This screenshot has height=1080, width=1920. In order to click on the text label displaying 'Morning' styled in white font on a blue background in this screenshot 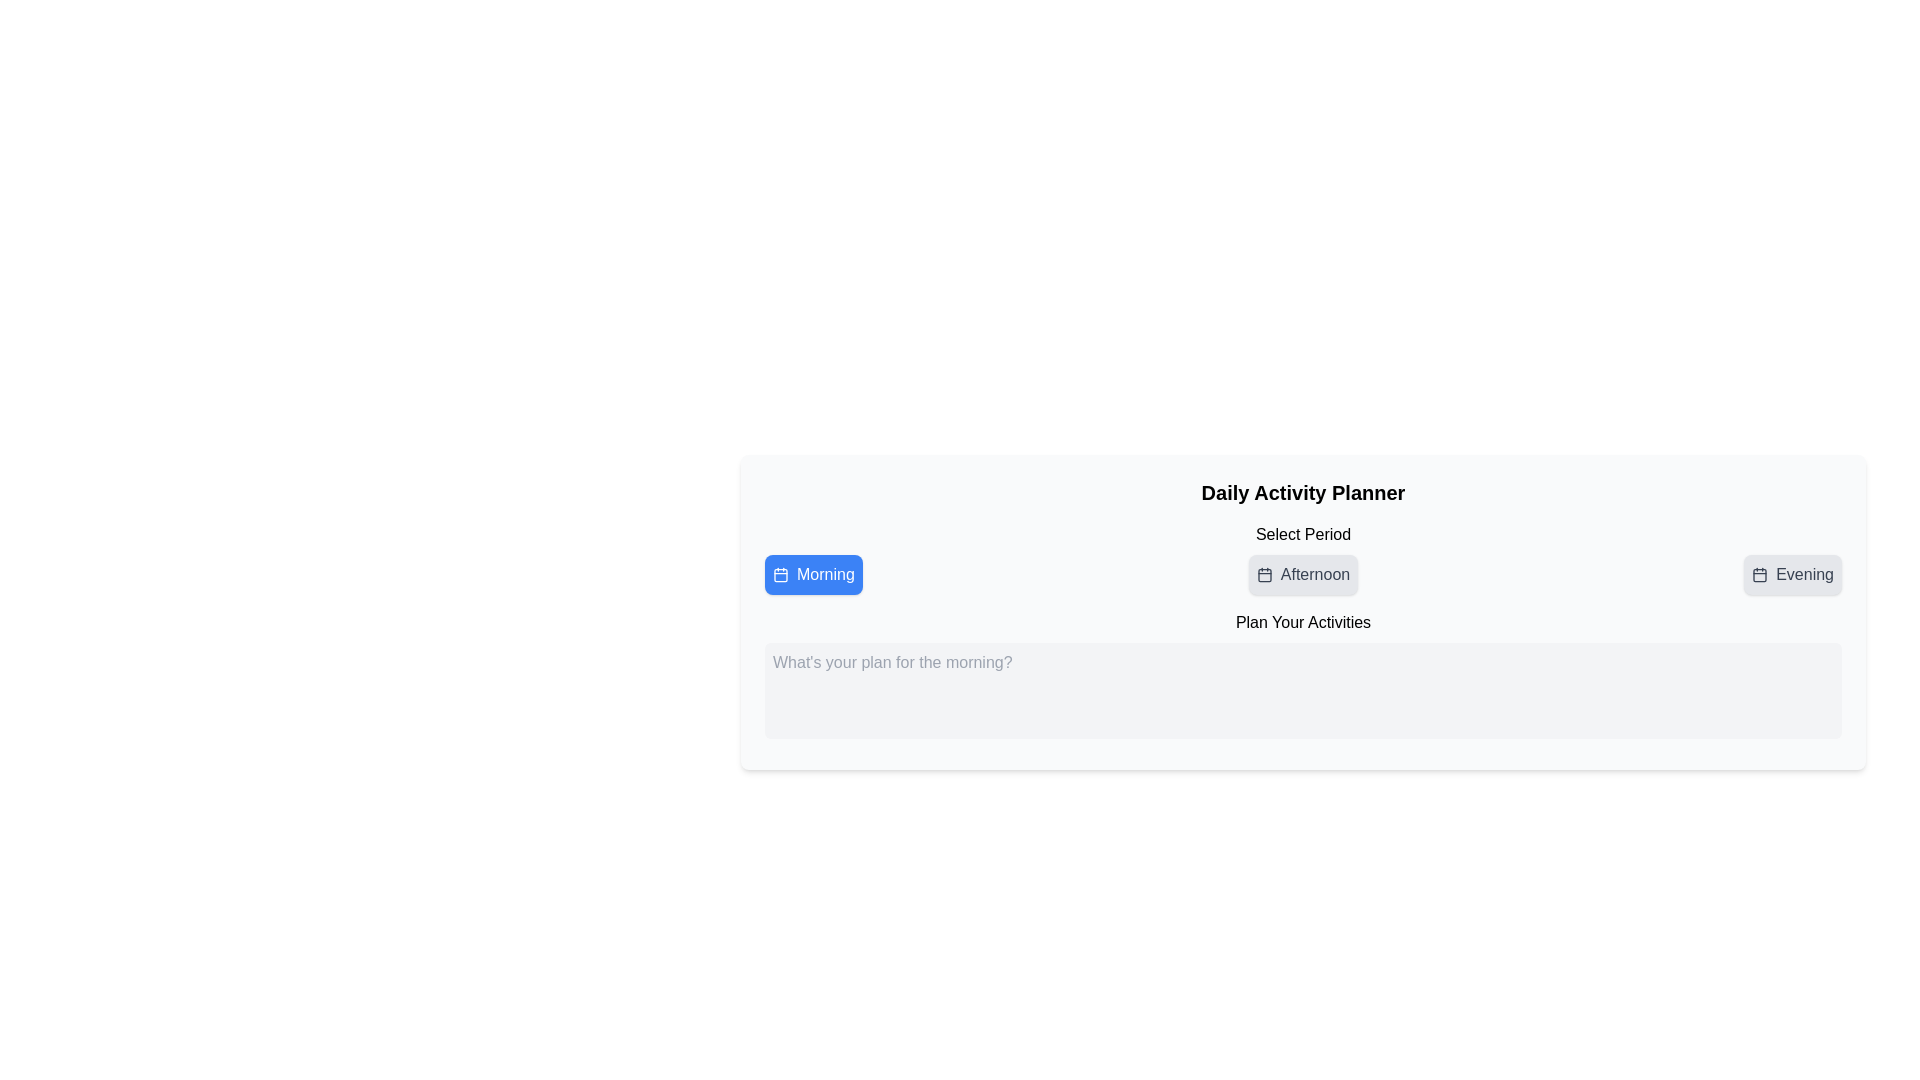, I will do `click(825, 574)`.